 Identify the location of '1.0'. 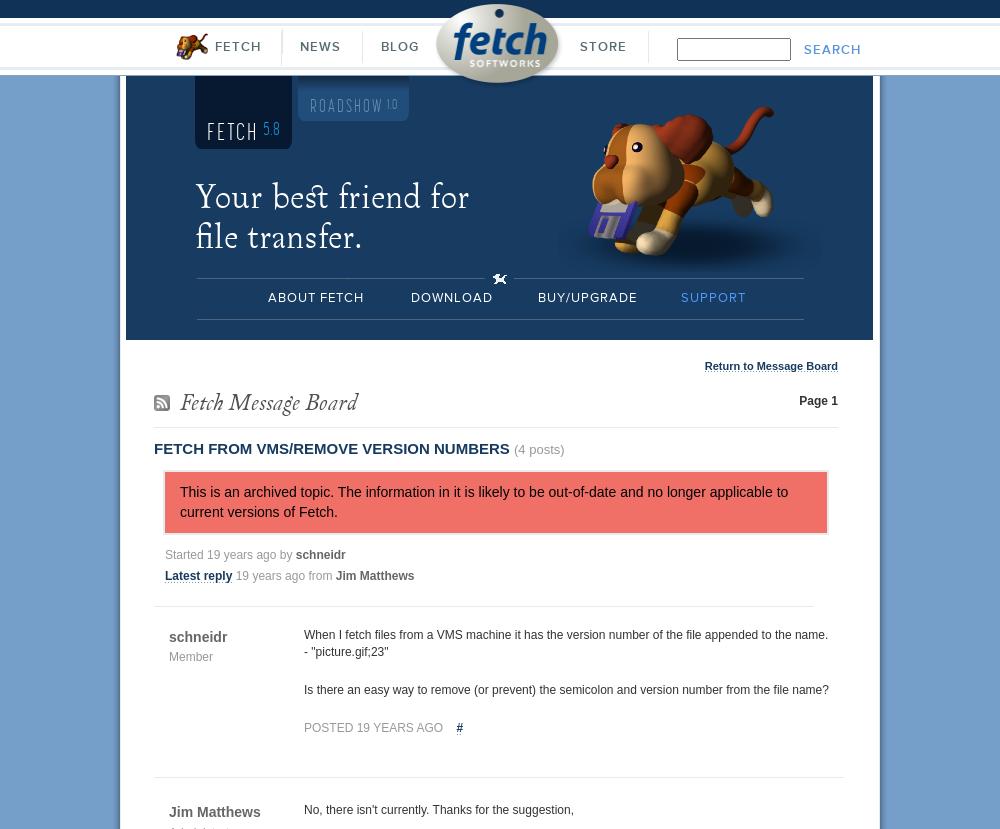
(392, 105).